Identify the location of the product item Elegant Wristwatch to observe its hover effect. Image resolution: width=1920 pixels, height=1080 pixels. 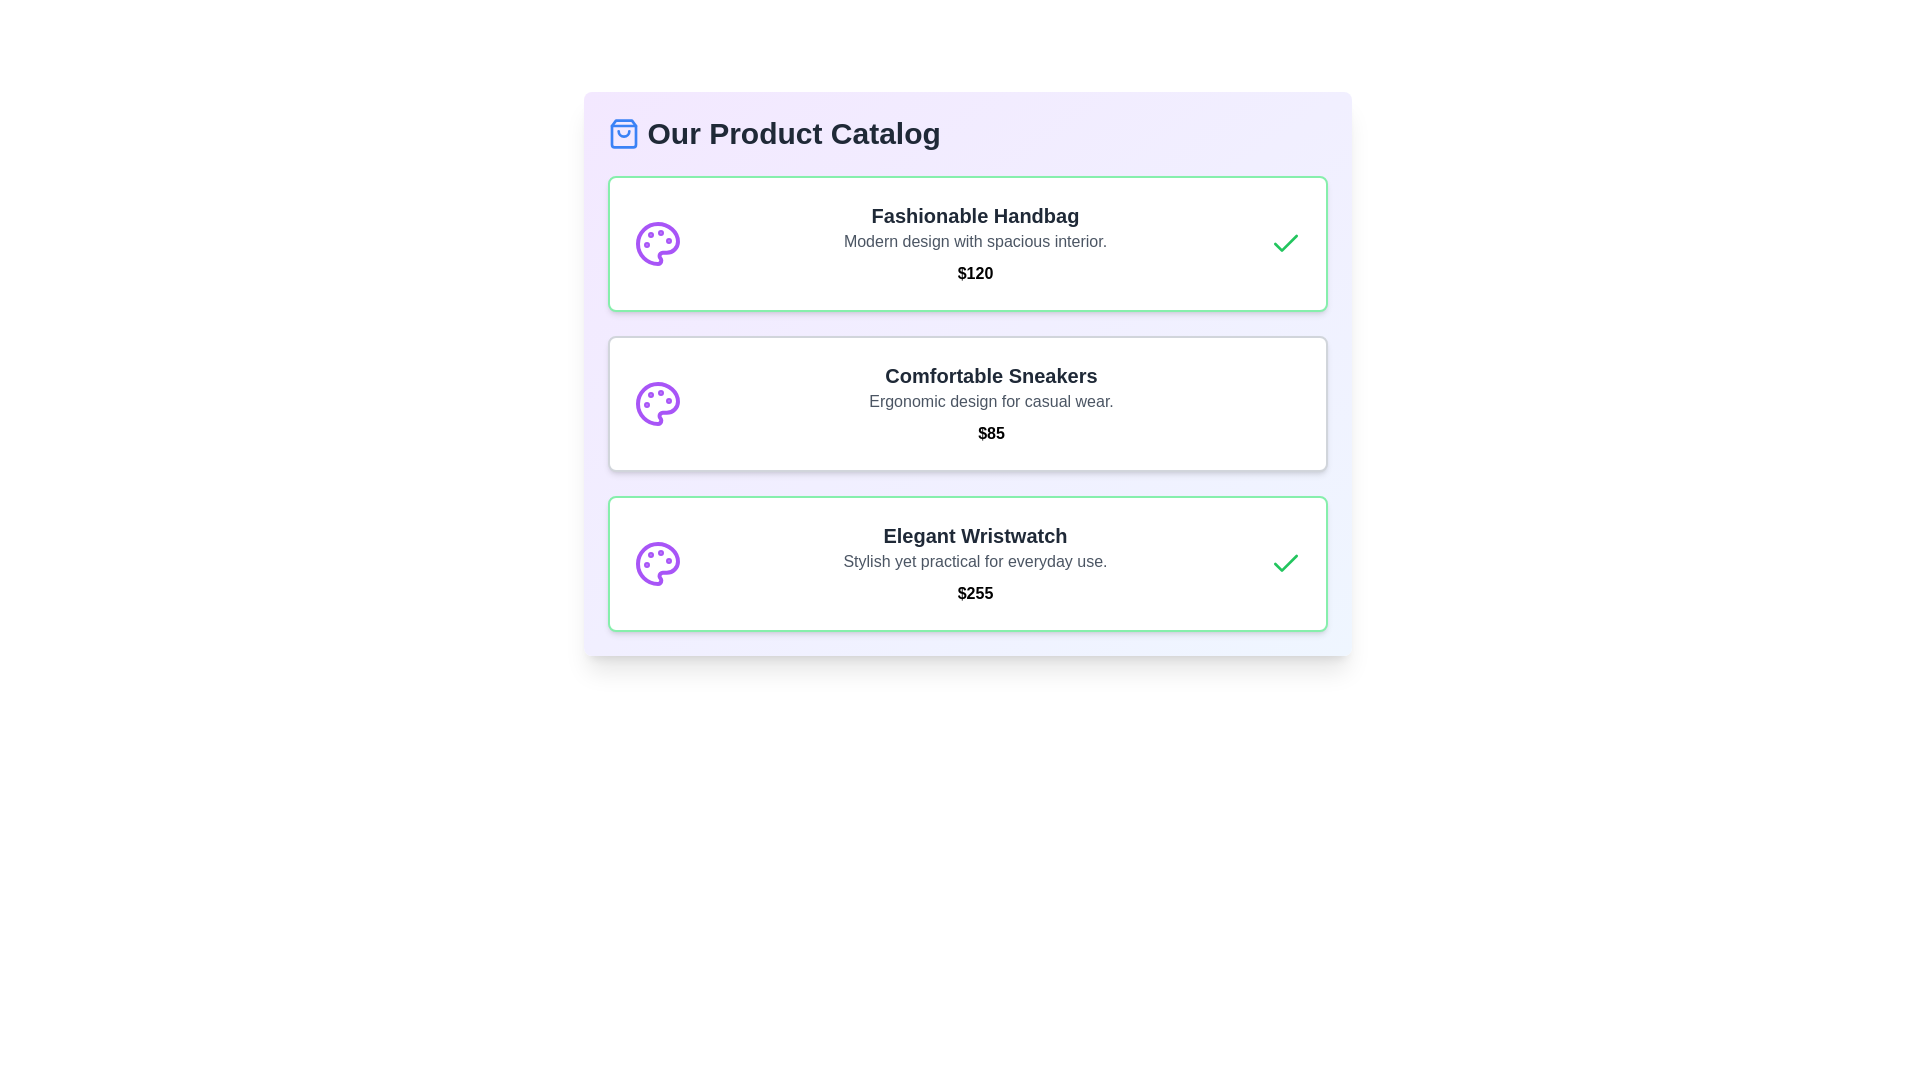
(967, 563).